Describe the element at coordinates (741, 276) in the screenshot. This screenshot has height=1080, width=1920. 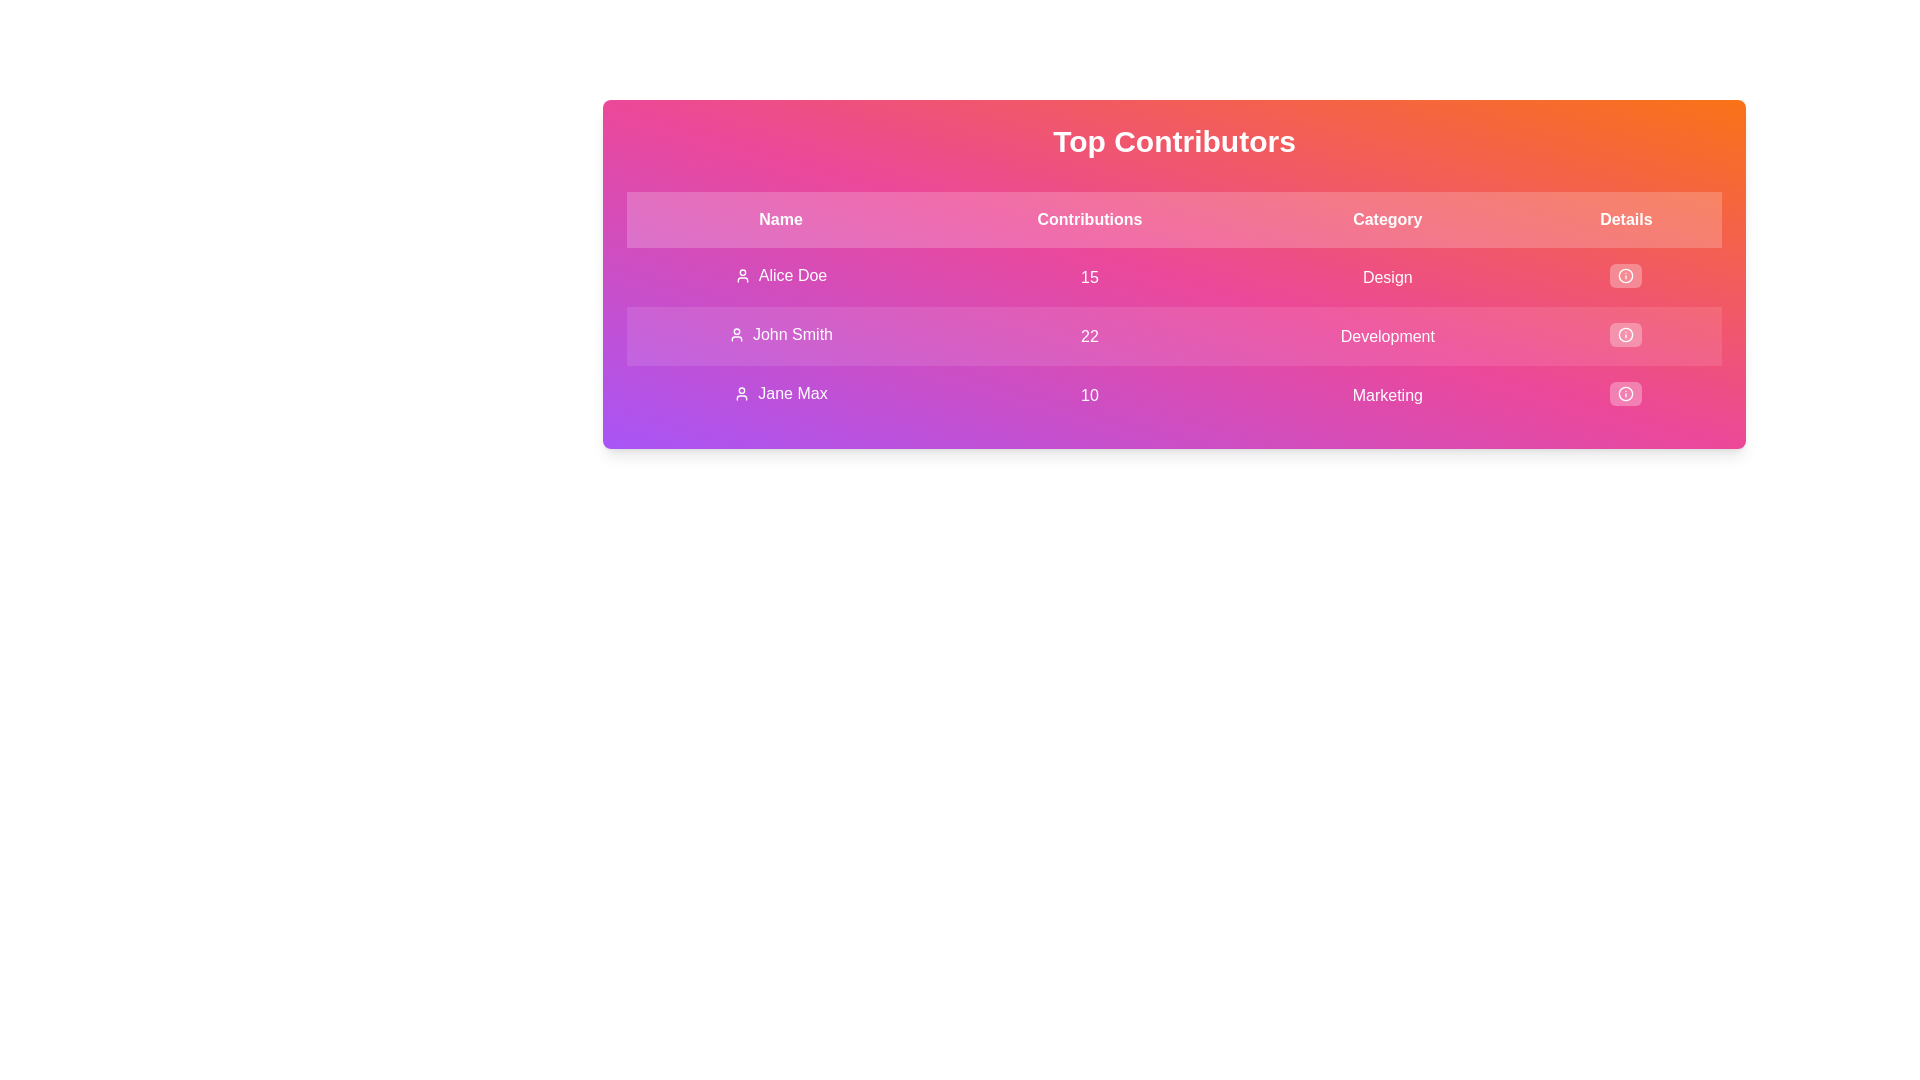
I see `the design of the user/profile icon associated with 'Alice Doe', located in the first row of the contributors' list, to the left of the name` at that location.